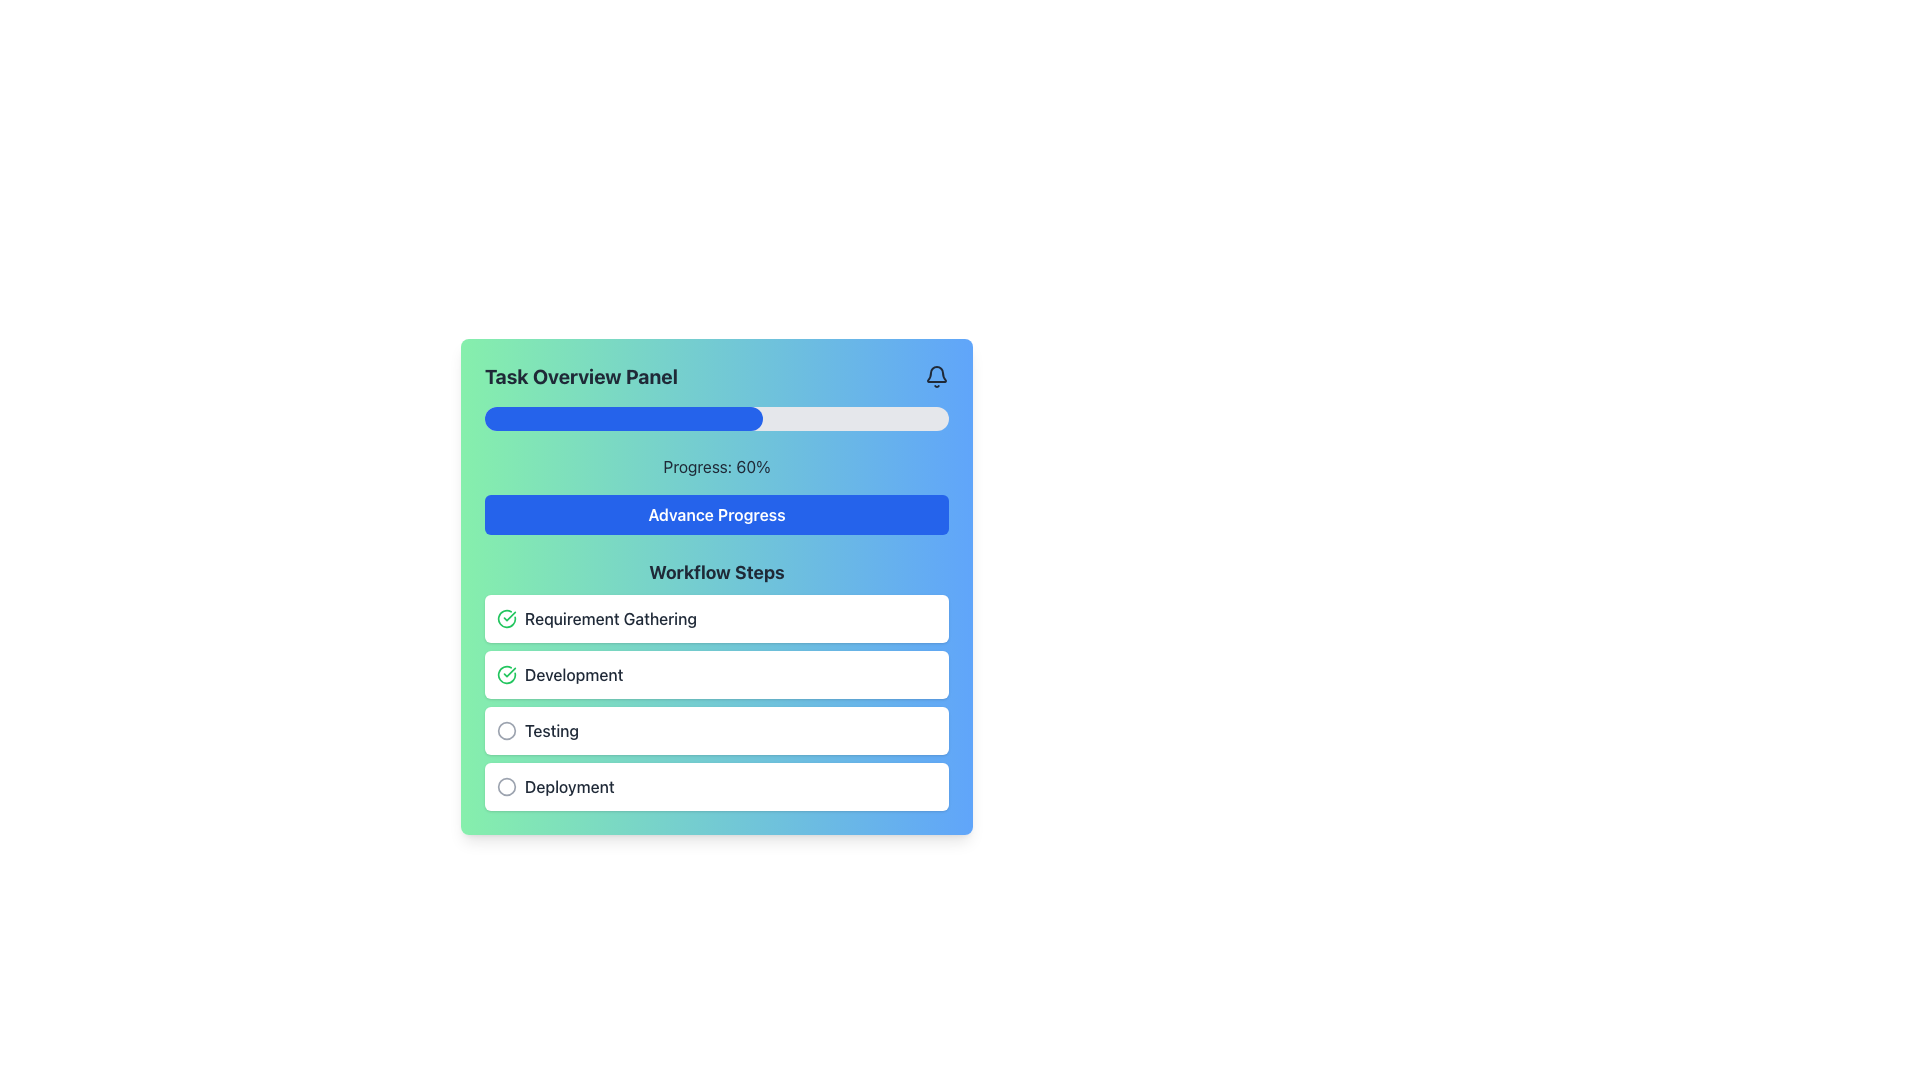 This screenshot has width=1920, height=1080. What do you see at coordinates (507, 675) in the screenshot?
I see `the status indicator icon signaling completion of the 'Development' step in the 'Workflow Steps' section of the 'Task Overview Panel'` at bounding box center [507, 675].